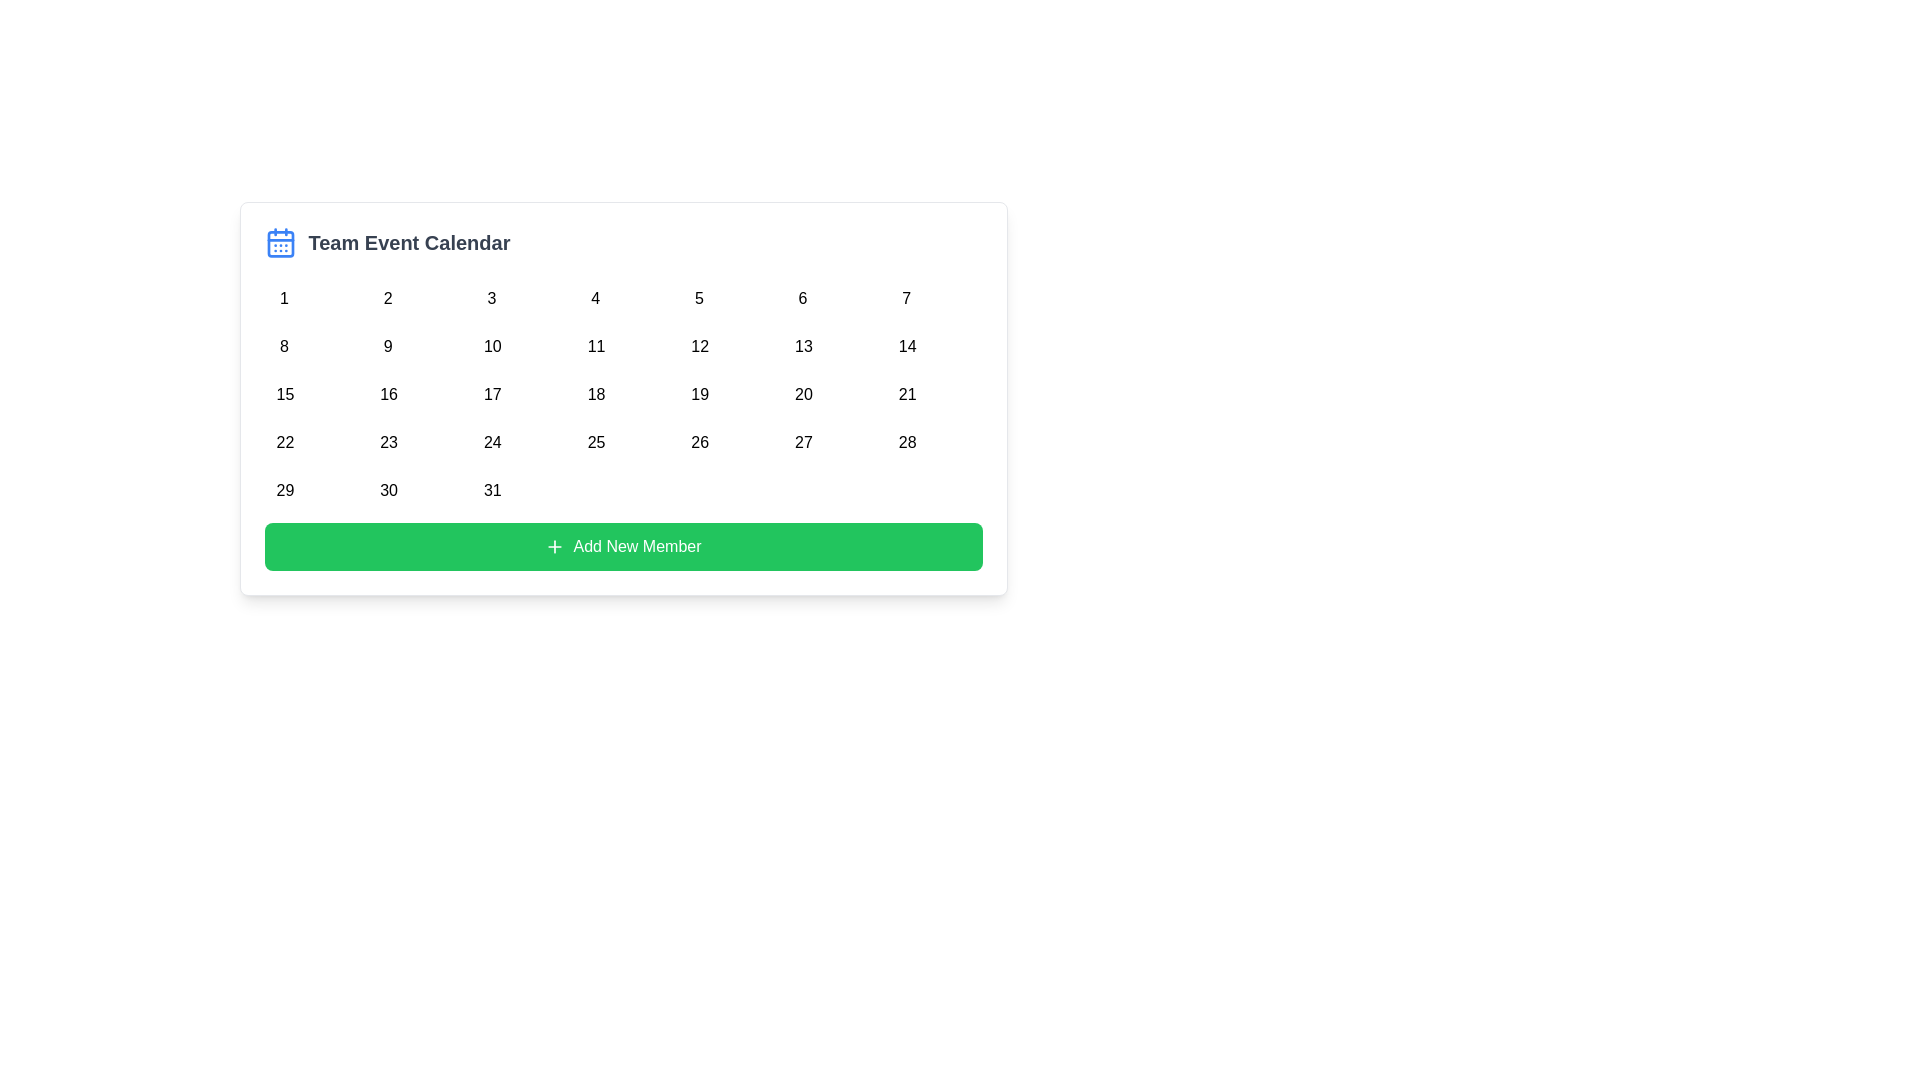  I want to click on the SVG rectangle representing a day or date cell within the calendar icon, which is positioned to the left of the 'Team Event Calendar' text, so click(279, 243).